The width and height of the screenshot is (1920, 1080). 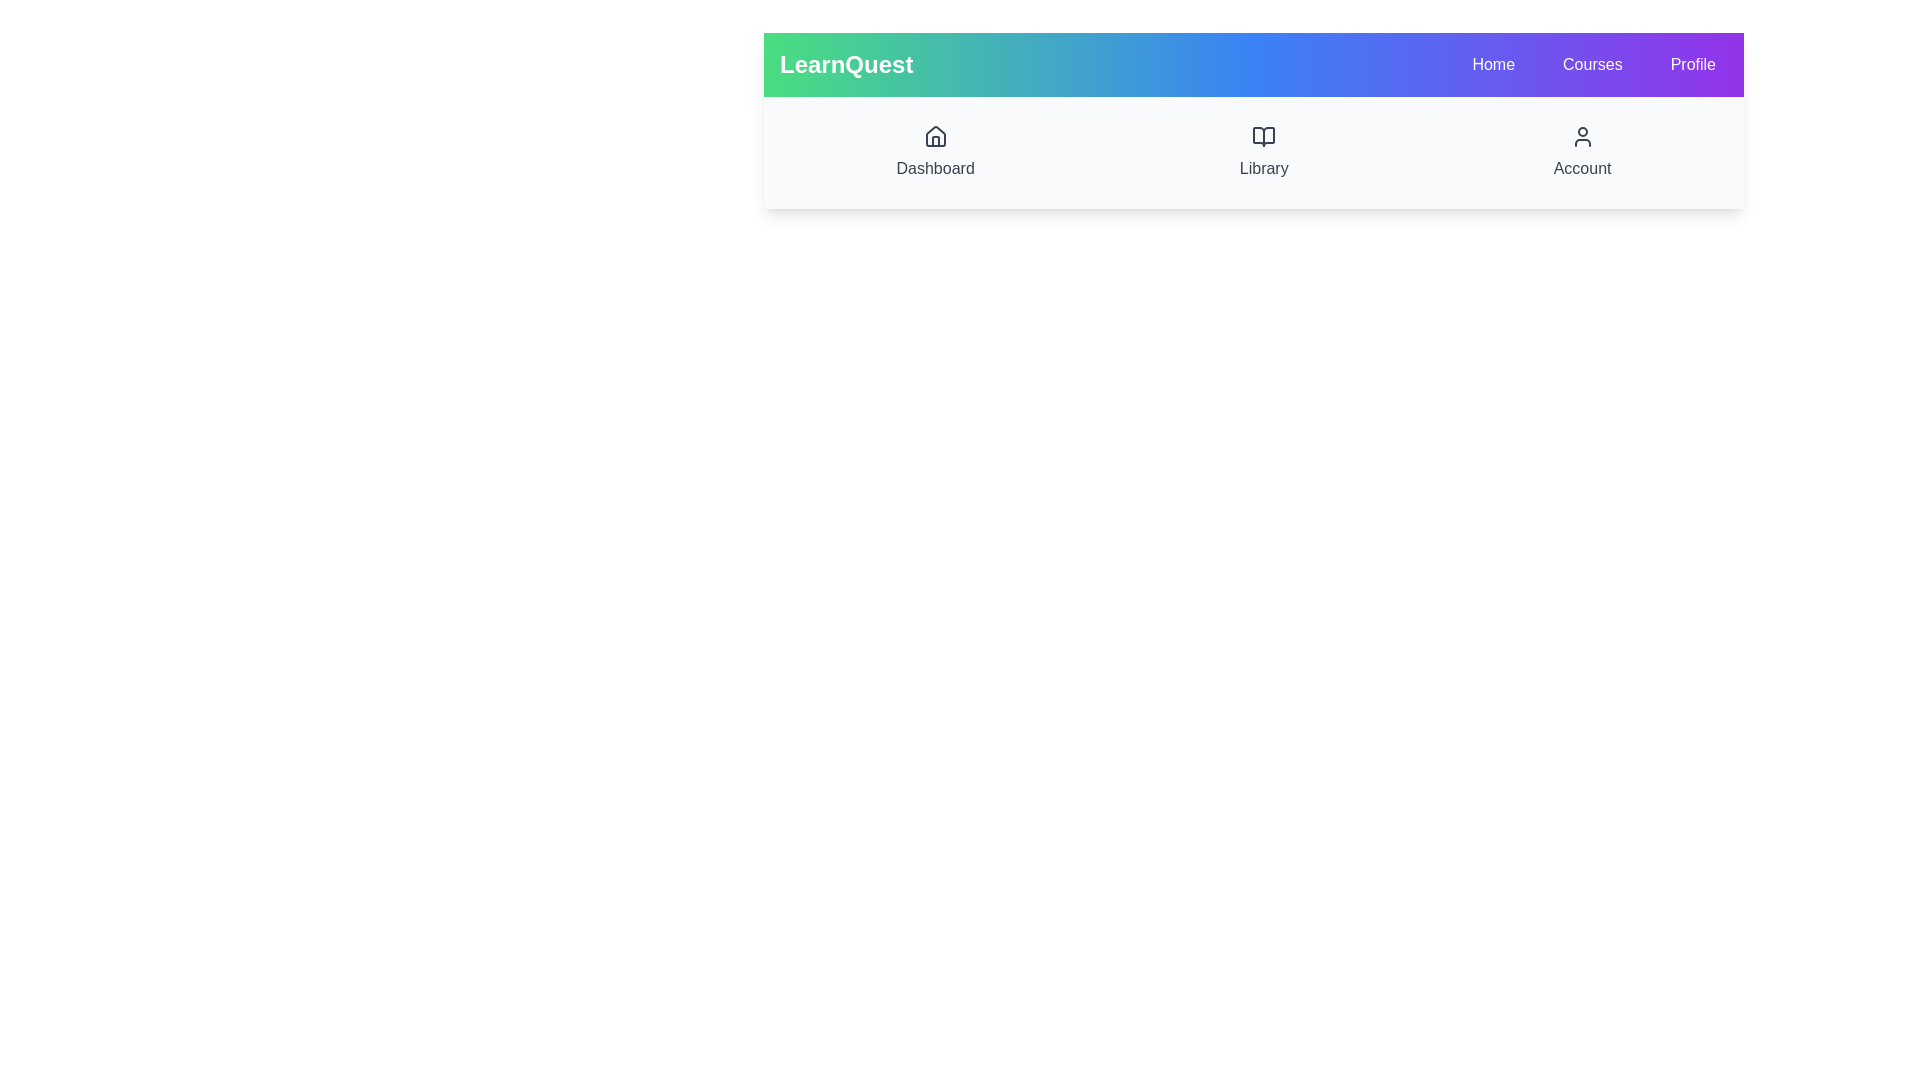 What do you see at coordinates (1591, 64) in the screenshot?
I see `the navigation menu item Courses` at bounding box center [1591, 64].